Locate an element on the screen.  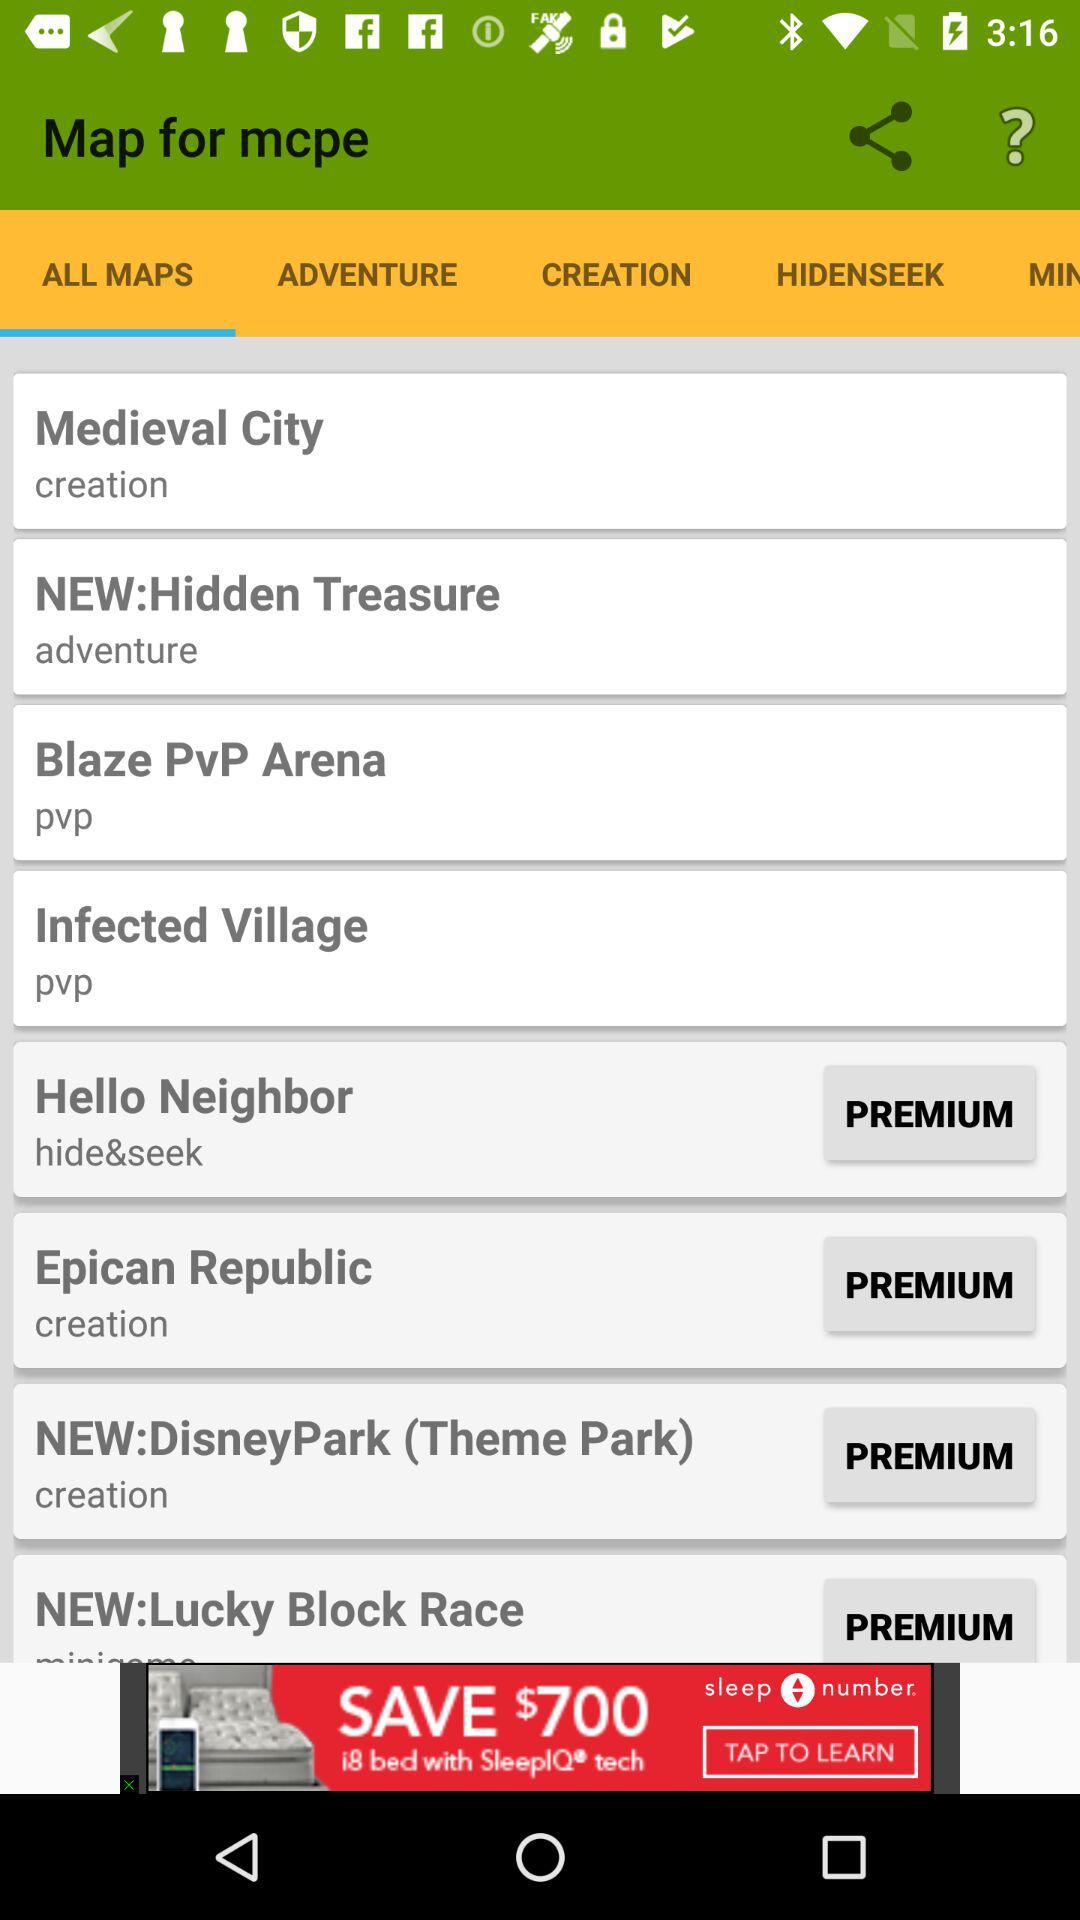
icon next to the creation item is located at coordinates (859, 272).